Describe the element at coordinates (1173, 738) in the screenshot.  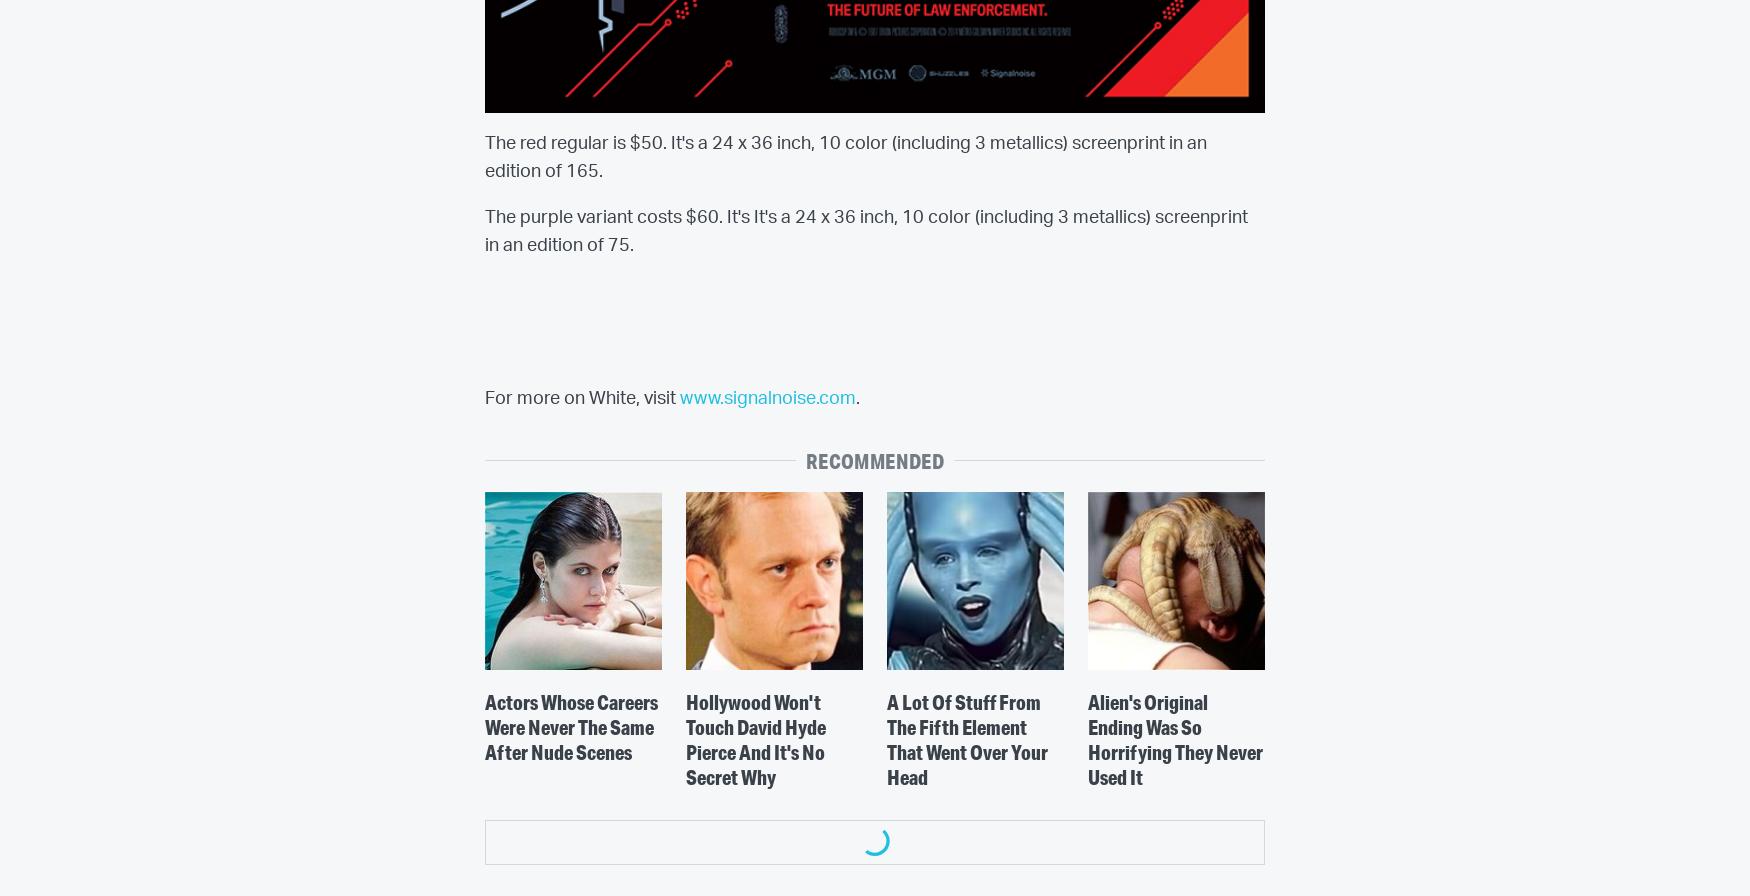
I see `'Alien's Original Ending Was So Horrifying They Never Used It'` at that location.